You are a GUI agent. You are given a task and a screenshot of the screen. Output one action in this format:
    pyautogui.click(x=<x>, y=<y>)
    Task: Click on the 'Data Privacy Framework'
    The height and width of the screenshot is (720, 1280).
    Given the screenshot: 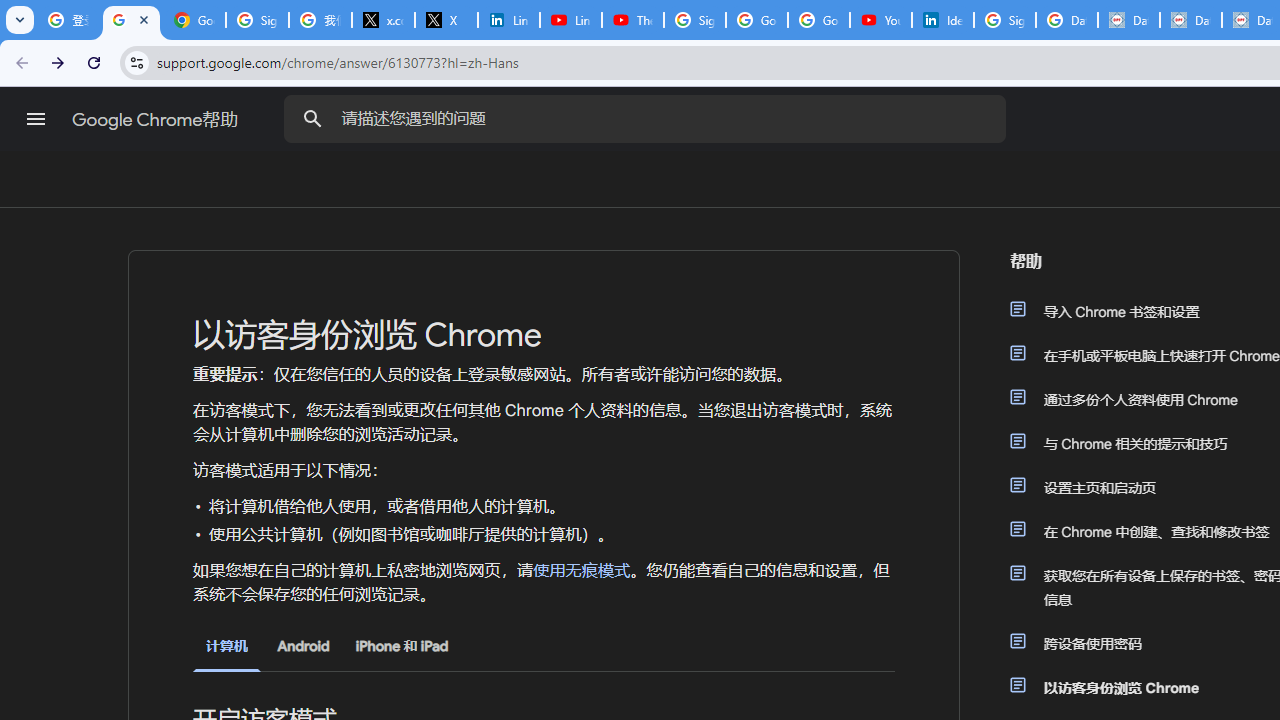 What is the action you would take?
    pyautogui.click(x=1128, y=20)
    